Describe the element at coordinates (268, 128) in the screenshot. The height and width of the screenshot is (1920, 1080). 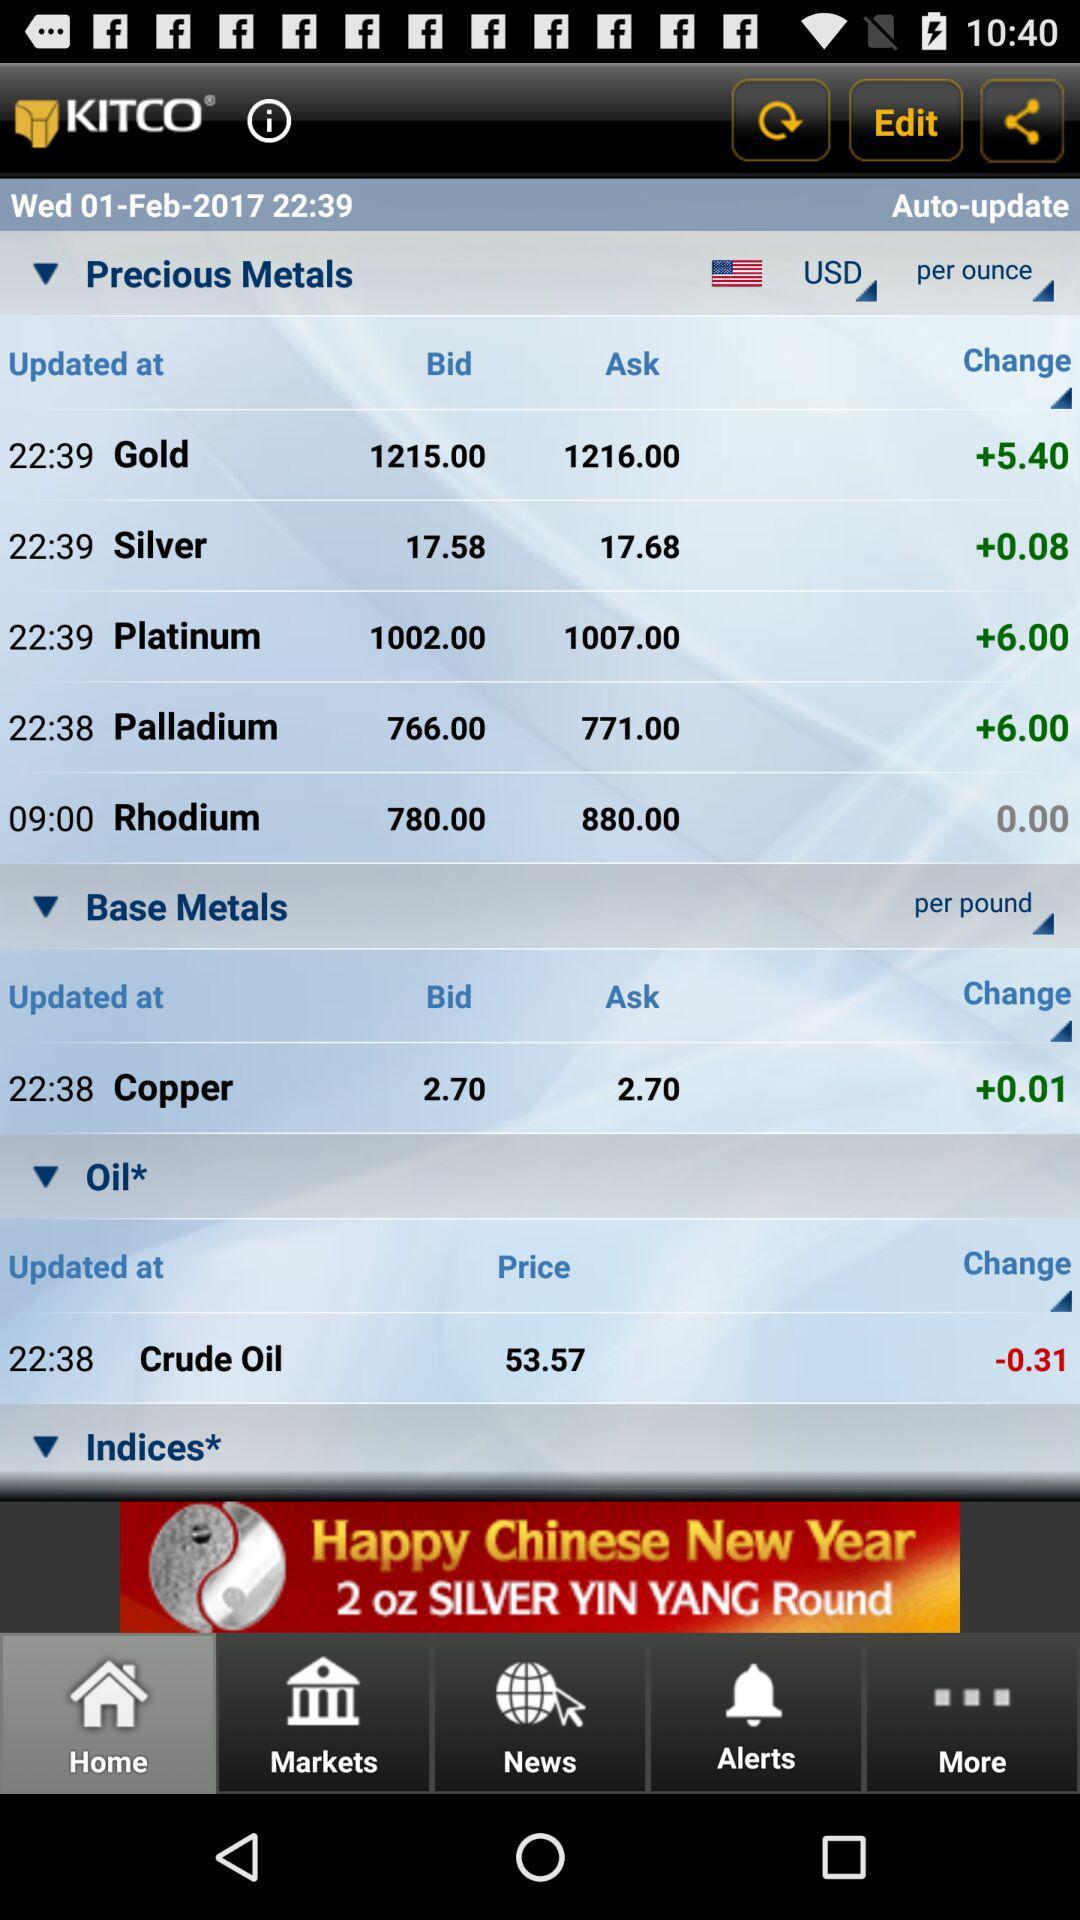
I see `the info icon` at that location.